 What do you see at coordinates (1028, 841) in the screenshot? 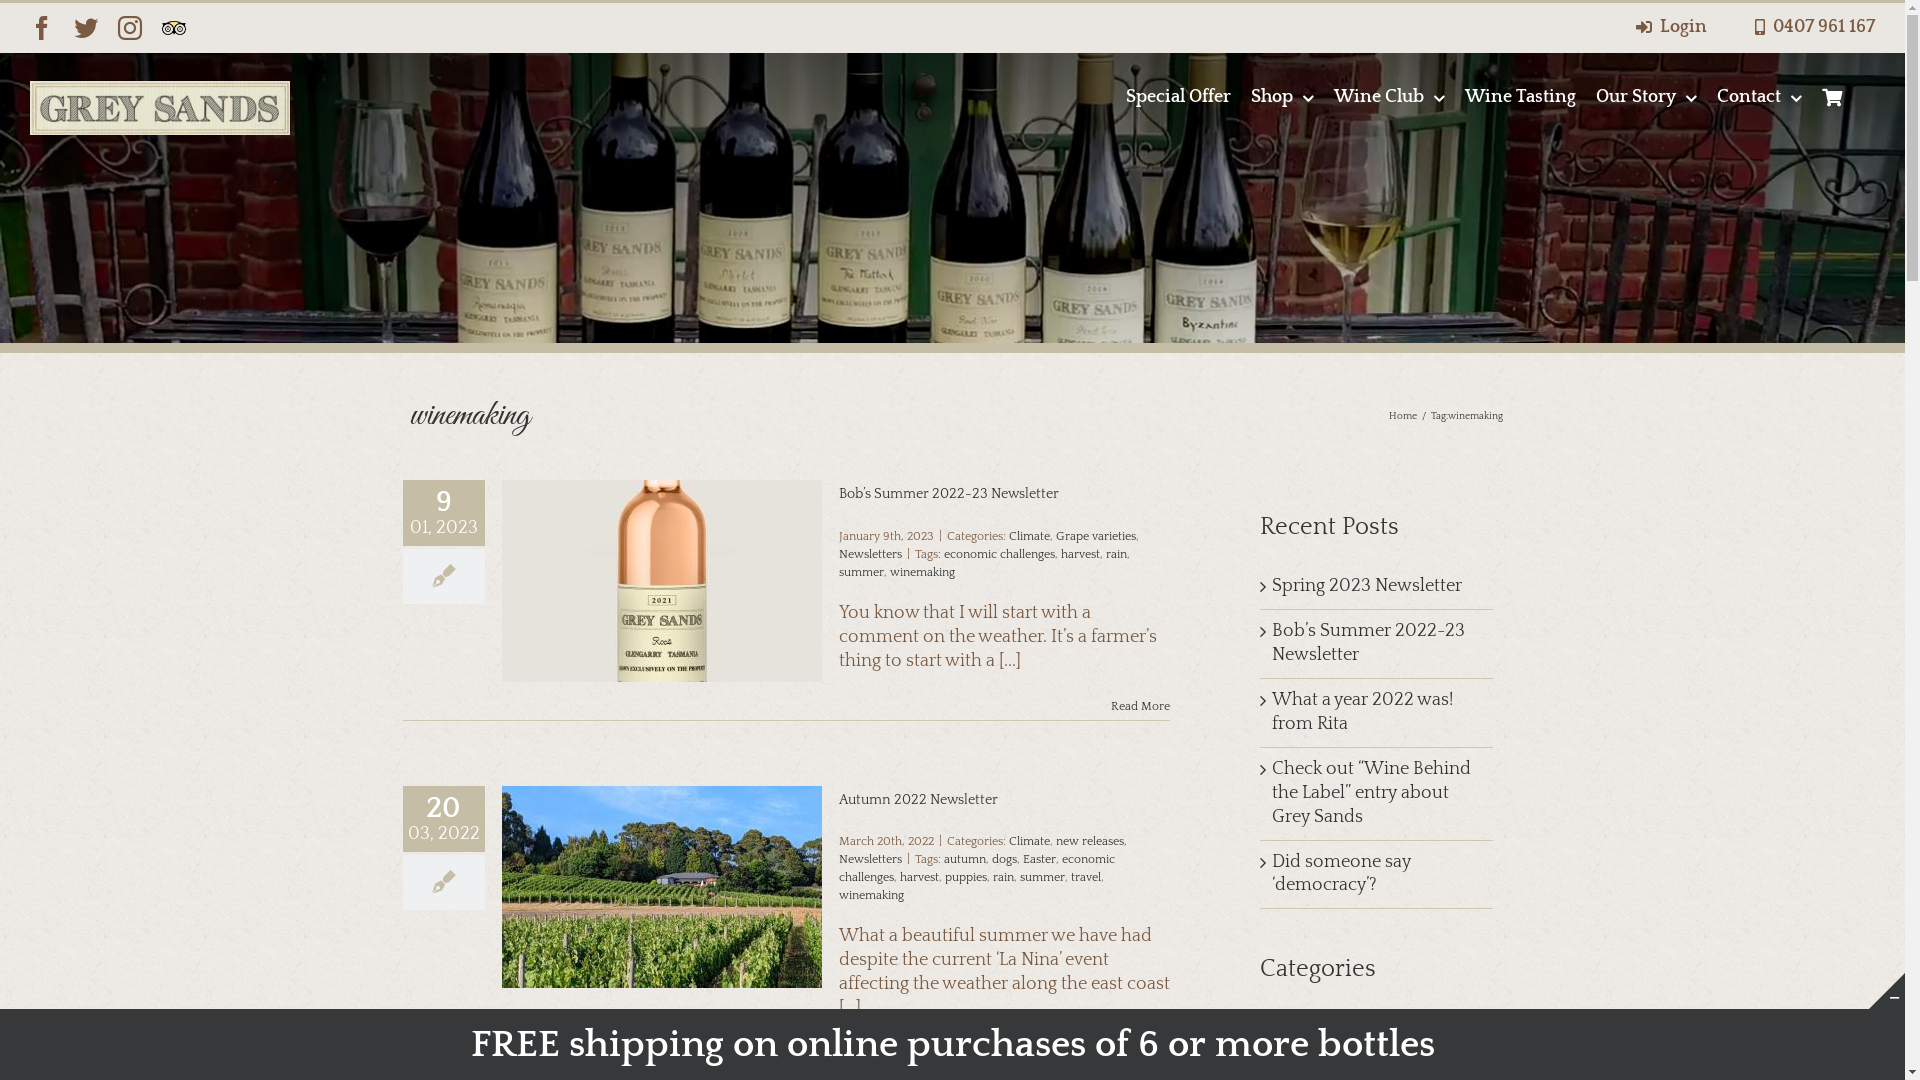
I see `'Climate'` at bounding box center [1028, 841].